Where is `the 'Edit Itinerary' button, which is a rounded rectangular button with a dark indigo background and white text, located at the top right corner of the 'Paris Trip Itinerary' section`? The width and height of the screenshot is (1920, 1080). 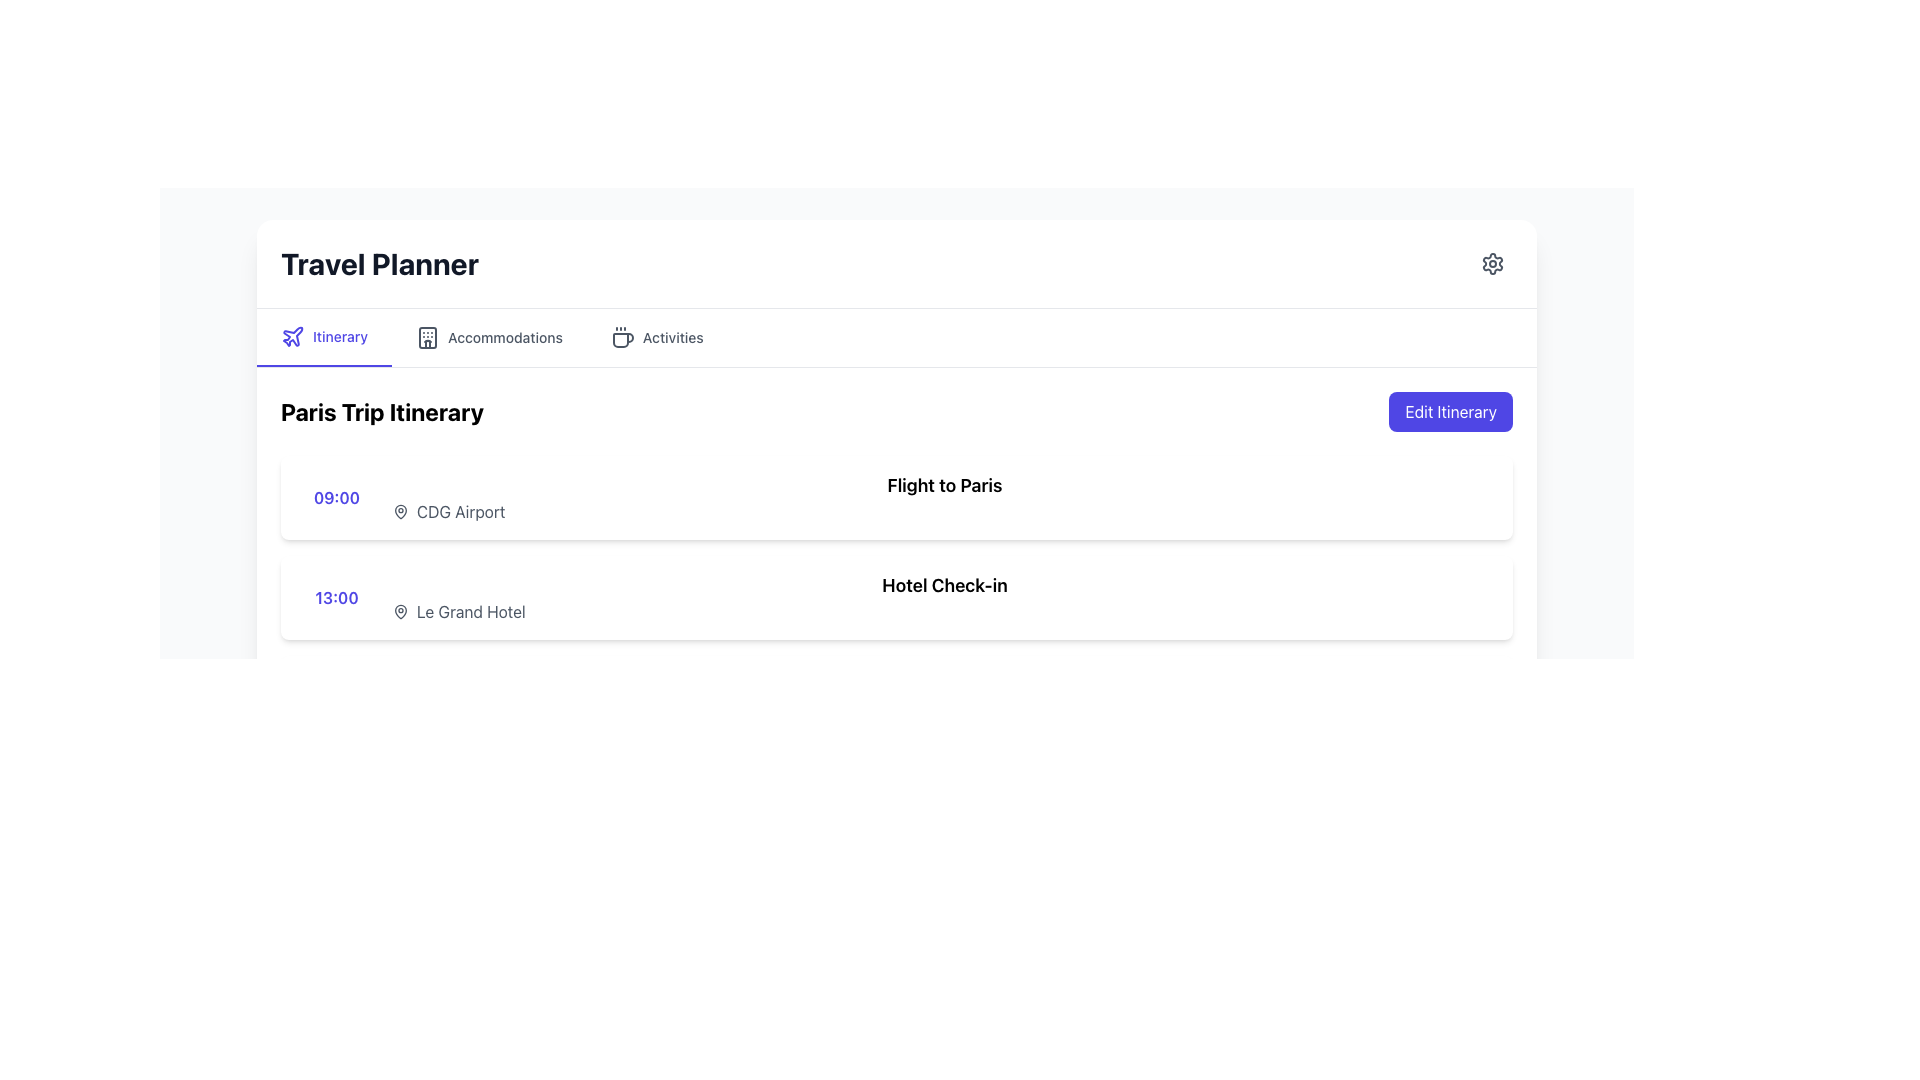 the 'Edit Itinerary' button, which is a rounded rectangular button with a dark indigo background and white text, located at the top right corner of the 'Paris Trip Itinerary' section is located at coordinates (1451, 411).